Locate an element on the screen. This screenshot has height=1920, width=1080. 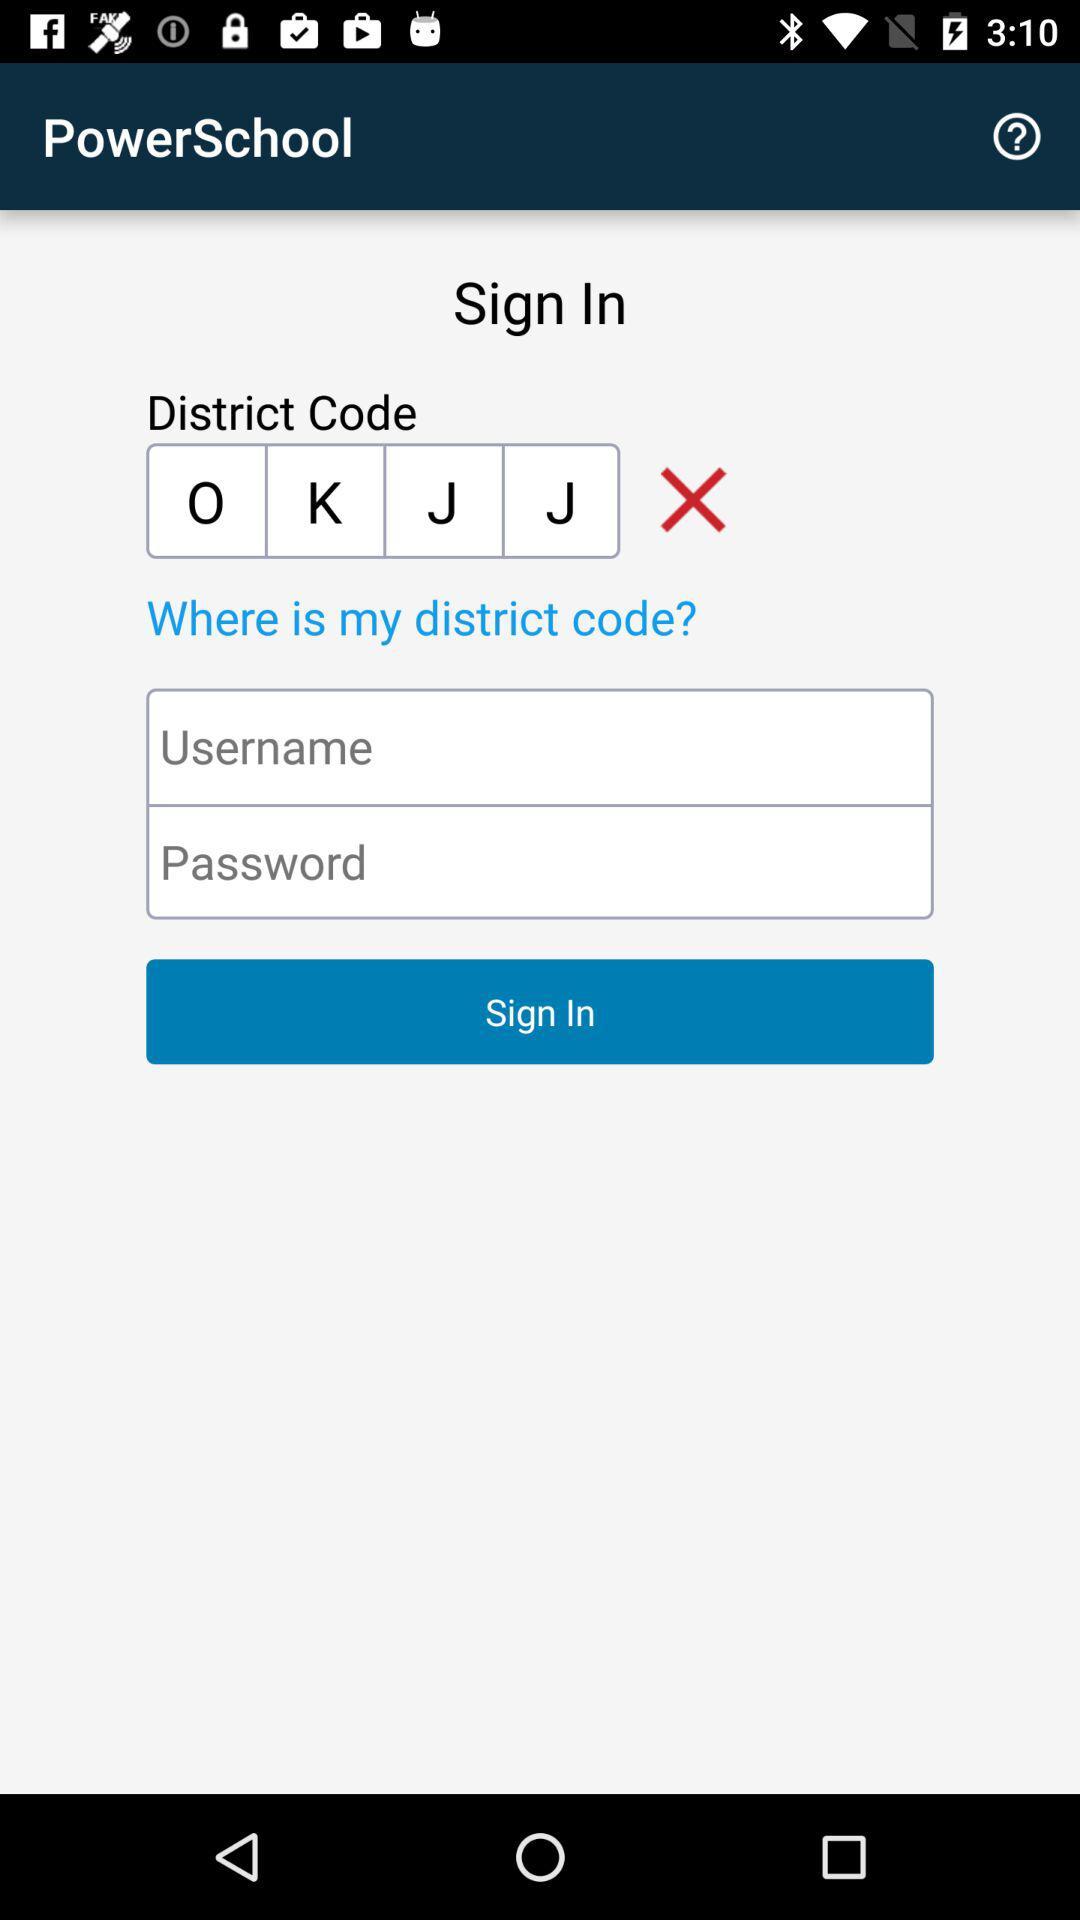
the item at the top right corner is located at coordinates (1017, 135).